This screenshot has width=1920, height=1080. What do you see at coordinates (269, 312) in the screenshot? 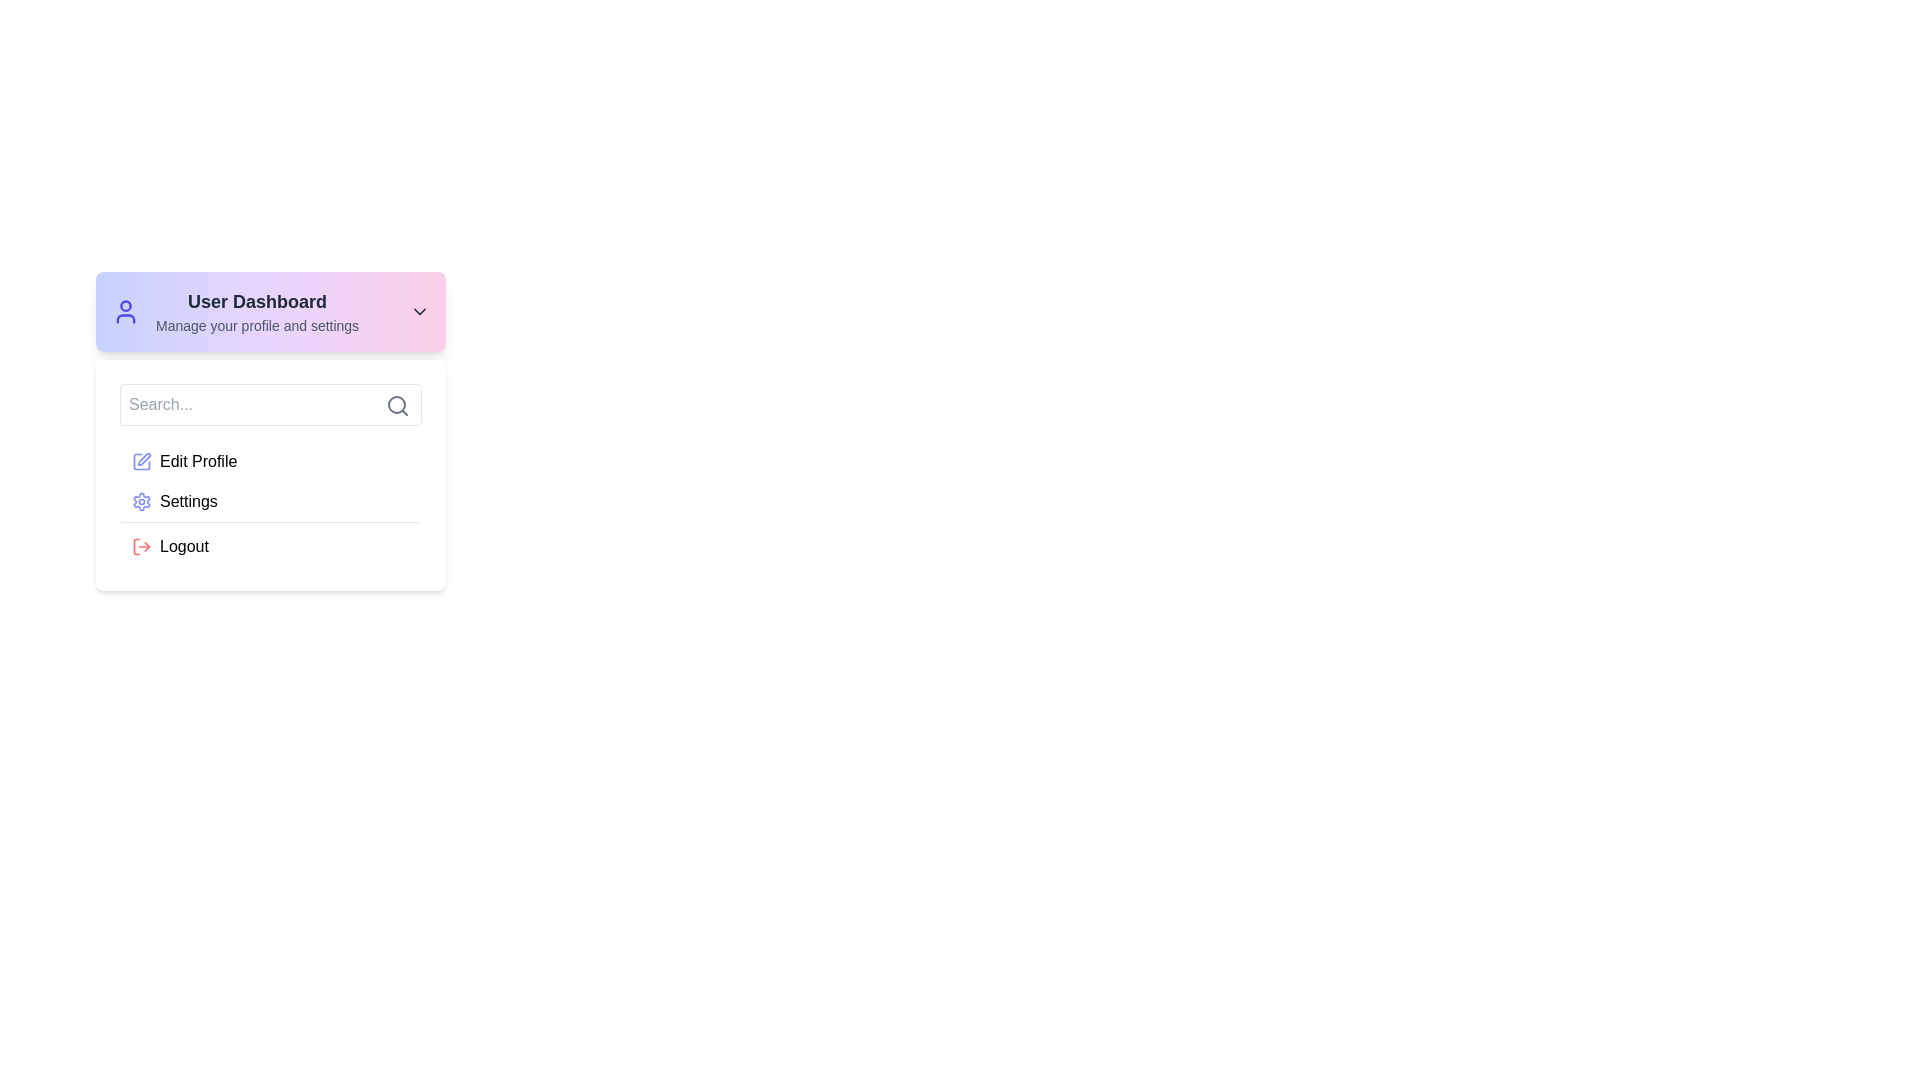
I see `the Dropdown Header titled 'User Dashboard'` at bounding box center [269, 312].